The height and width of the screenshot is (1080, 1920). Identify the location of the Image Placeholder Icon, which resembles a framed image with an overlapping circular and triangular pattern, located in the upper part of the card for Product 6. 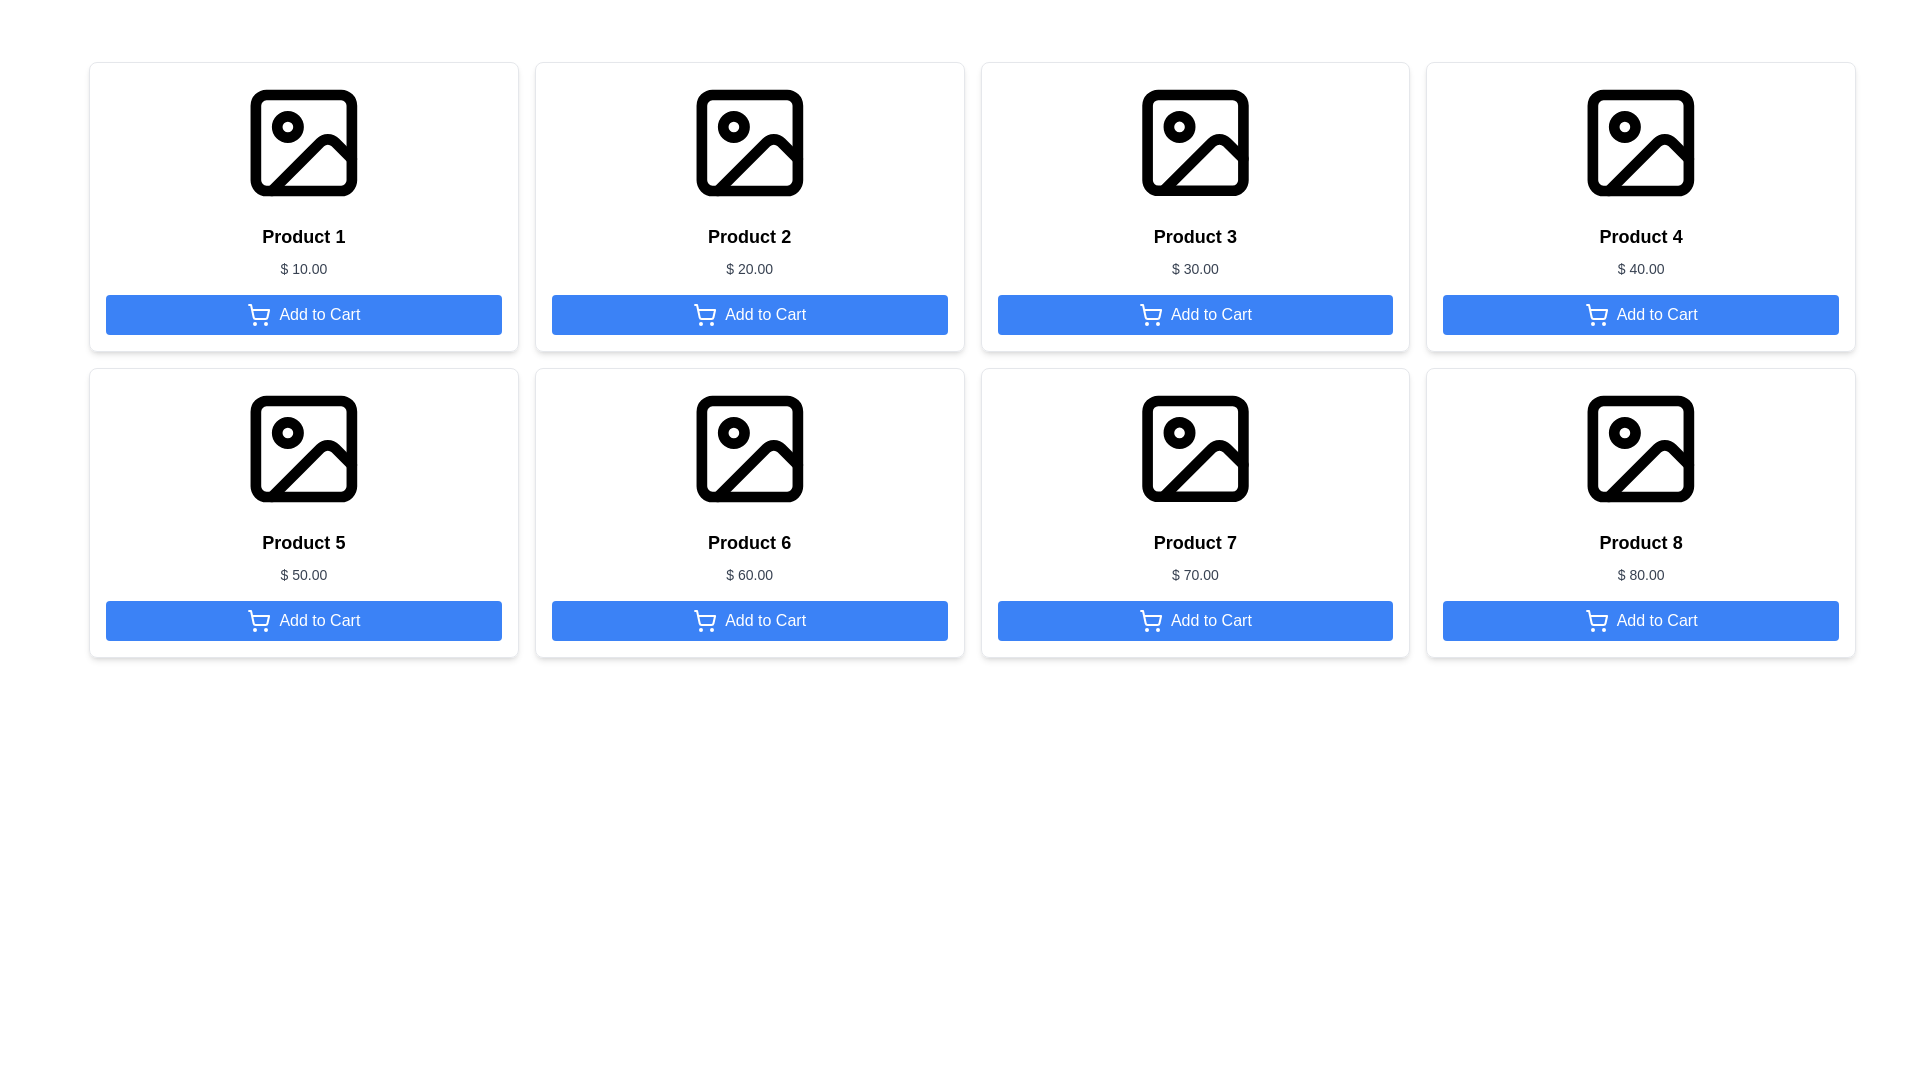
(748, 447).